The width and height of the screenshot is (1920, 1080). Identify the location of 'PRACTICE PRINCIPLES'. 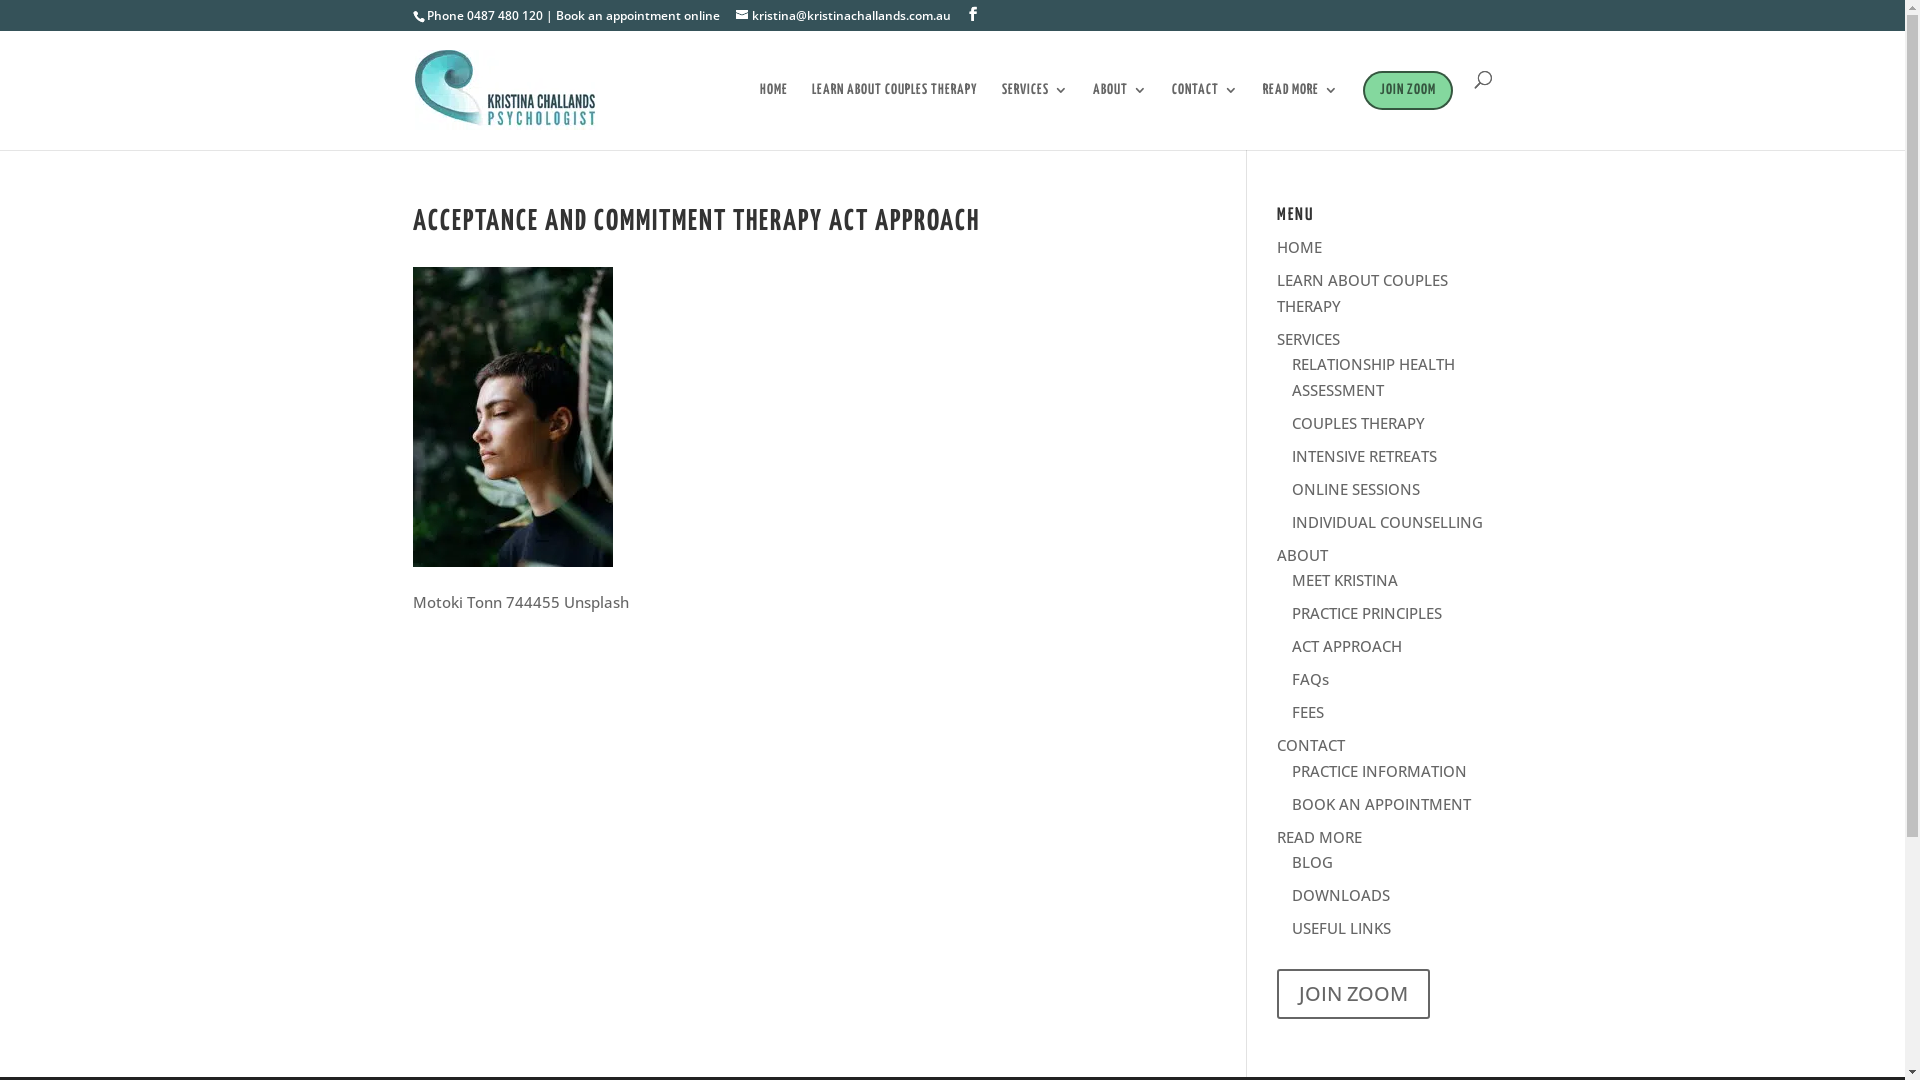
(1366, 612).